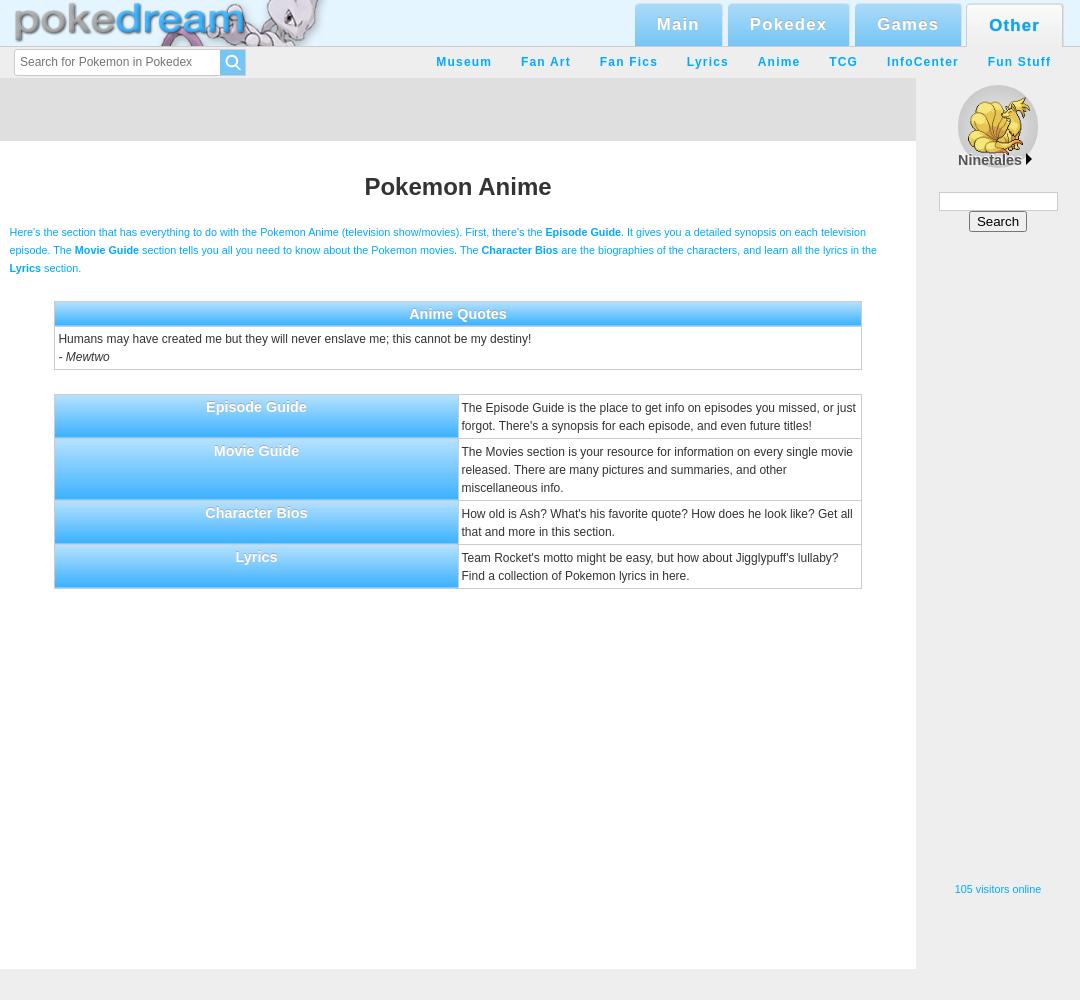  I want to click on 'Team Rocket's motto might be easy, but how about Jigglypuff's lullaby? Find a collection of Pokemon
lyrics in here.', so click(649, 565).